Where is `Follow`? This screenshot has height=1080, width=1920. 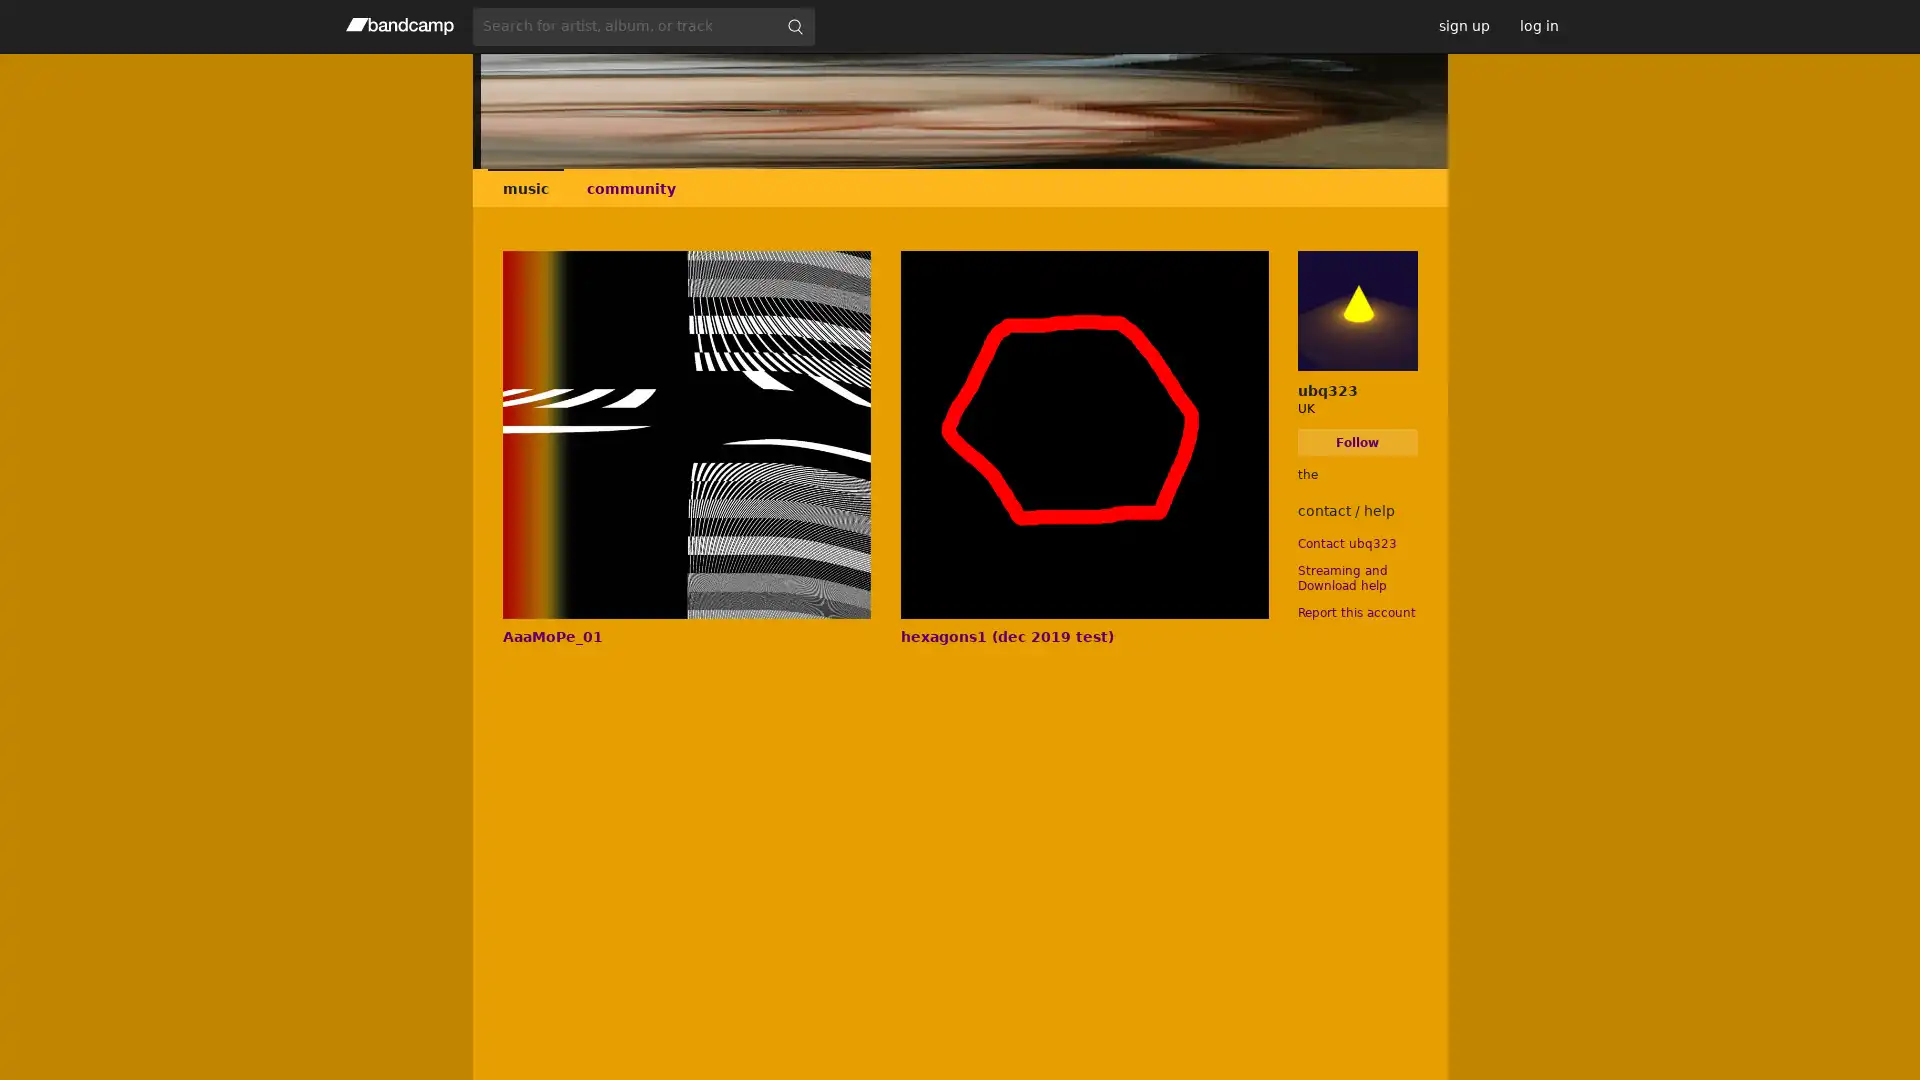
Follow is located at coordinates (1357, 441).